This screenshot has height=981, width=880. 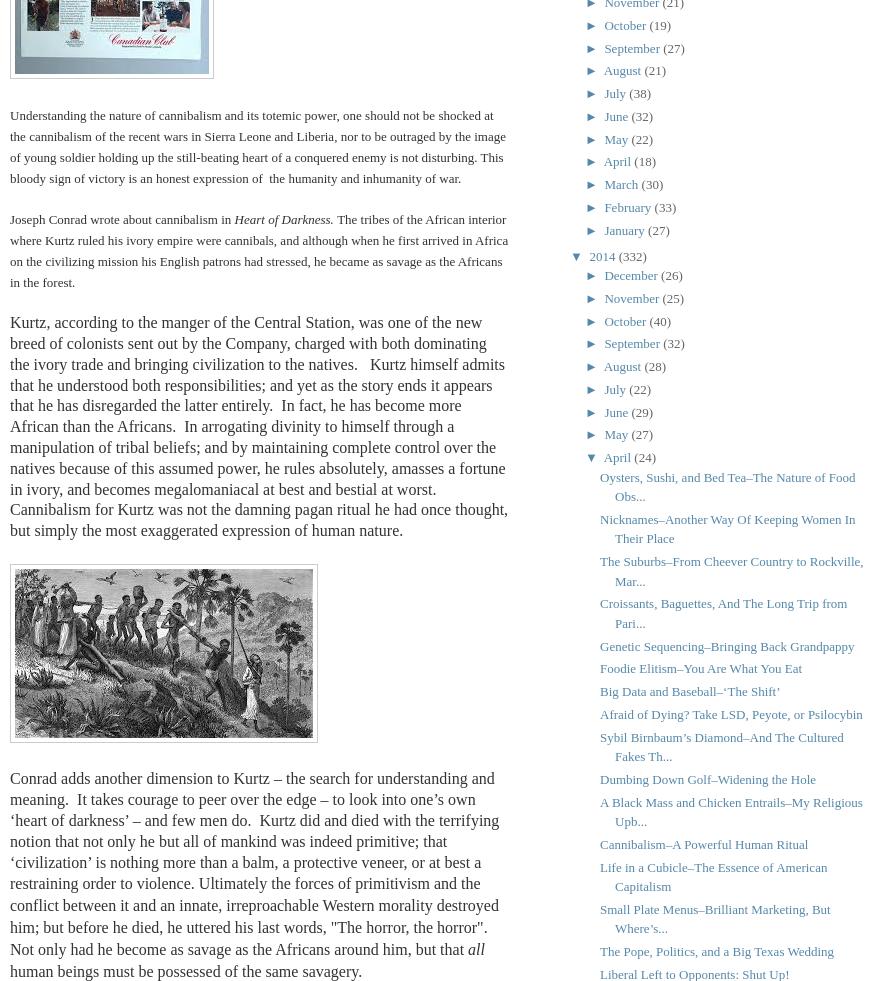 What do you see at coordinates (621, 183) in the screenshot?
I see `'March'` at bounding box center [621, 183].